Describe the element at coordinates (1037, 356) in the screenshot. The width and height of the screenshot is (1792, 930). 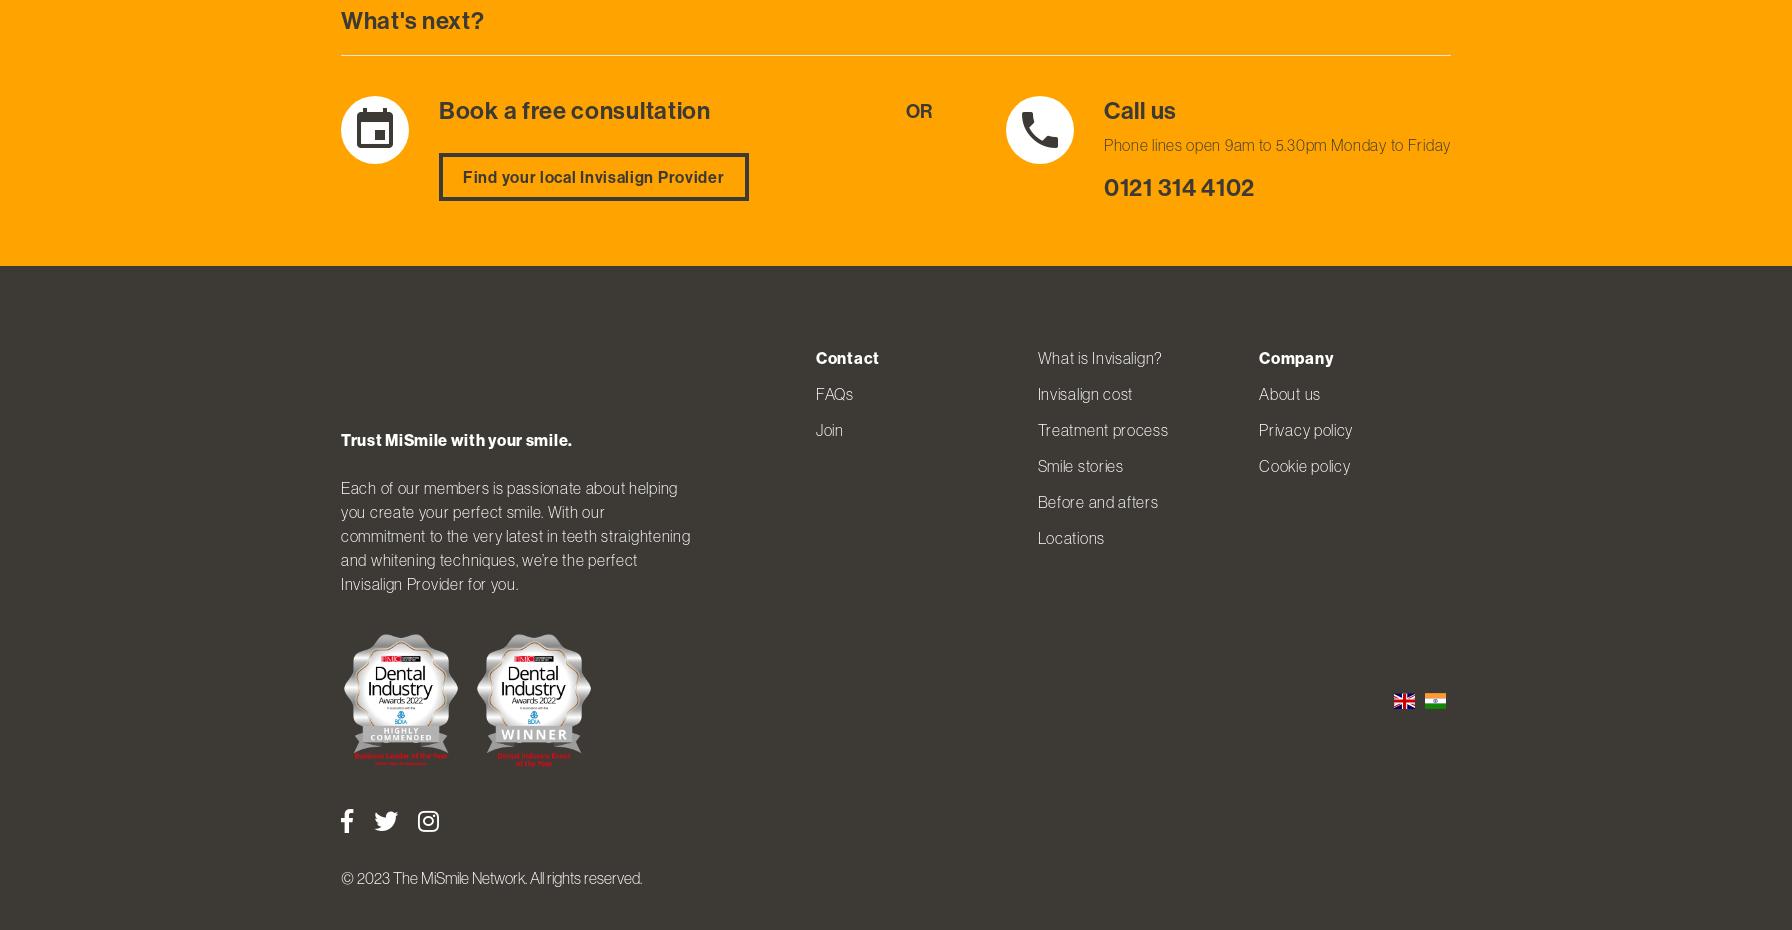
I see `'What is Invisalign?'` at that location.